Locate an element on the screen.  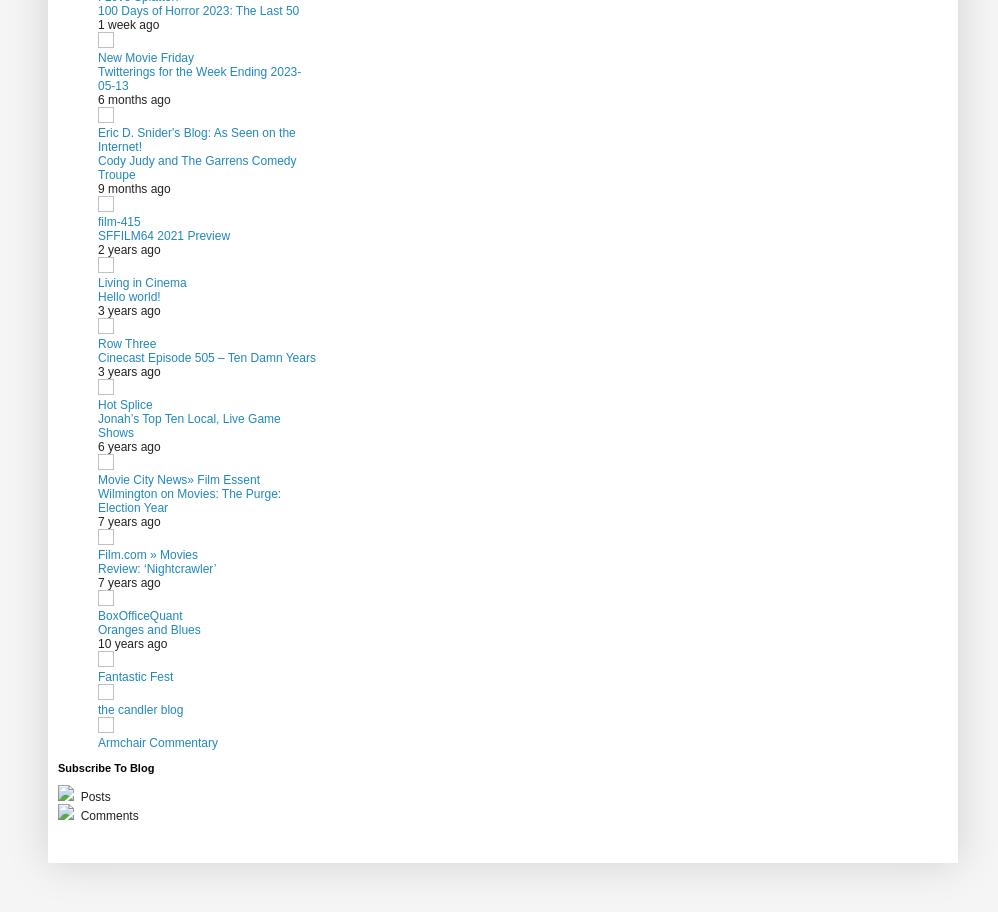
'Movie City News» Film Essent' is located at coordinates (178, 478).